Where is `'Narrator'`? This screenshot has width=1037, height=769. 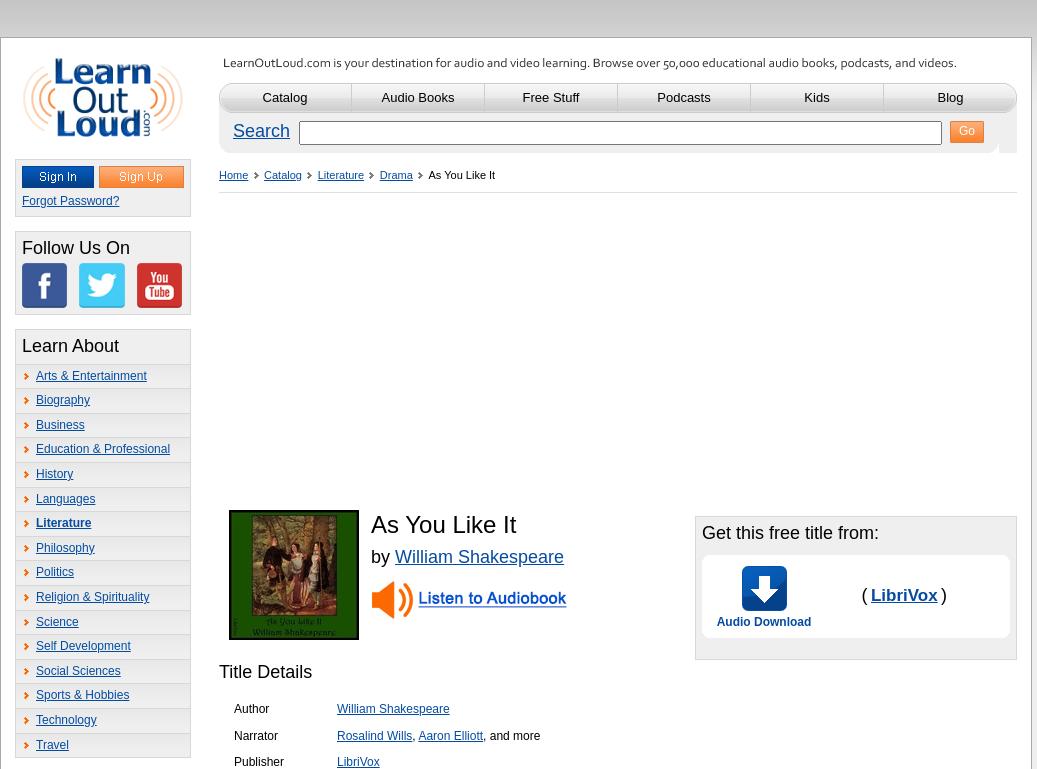
'Narrator' is located at coordinates (233, 734).